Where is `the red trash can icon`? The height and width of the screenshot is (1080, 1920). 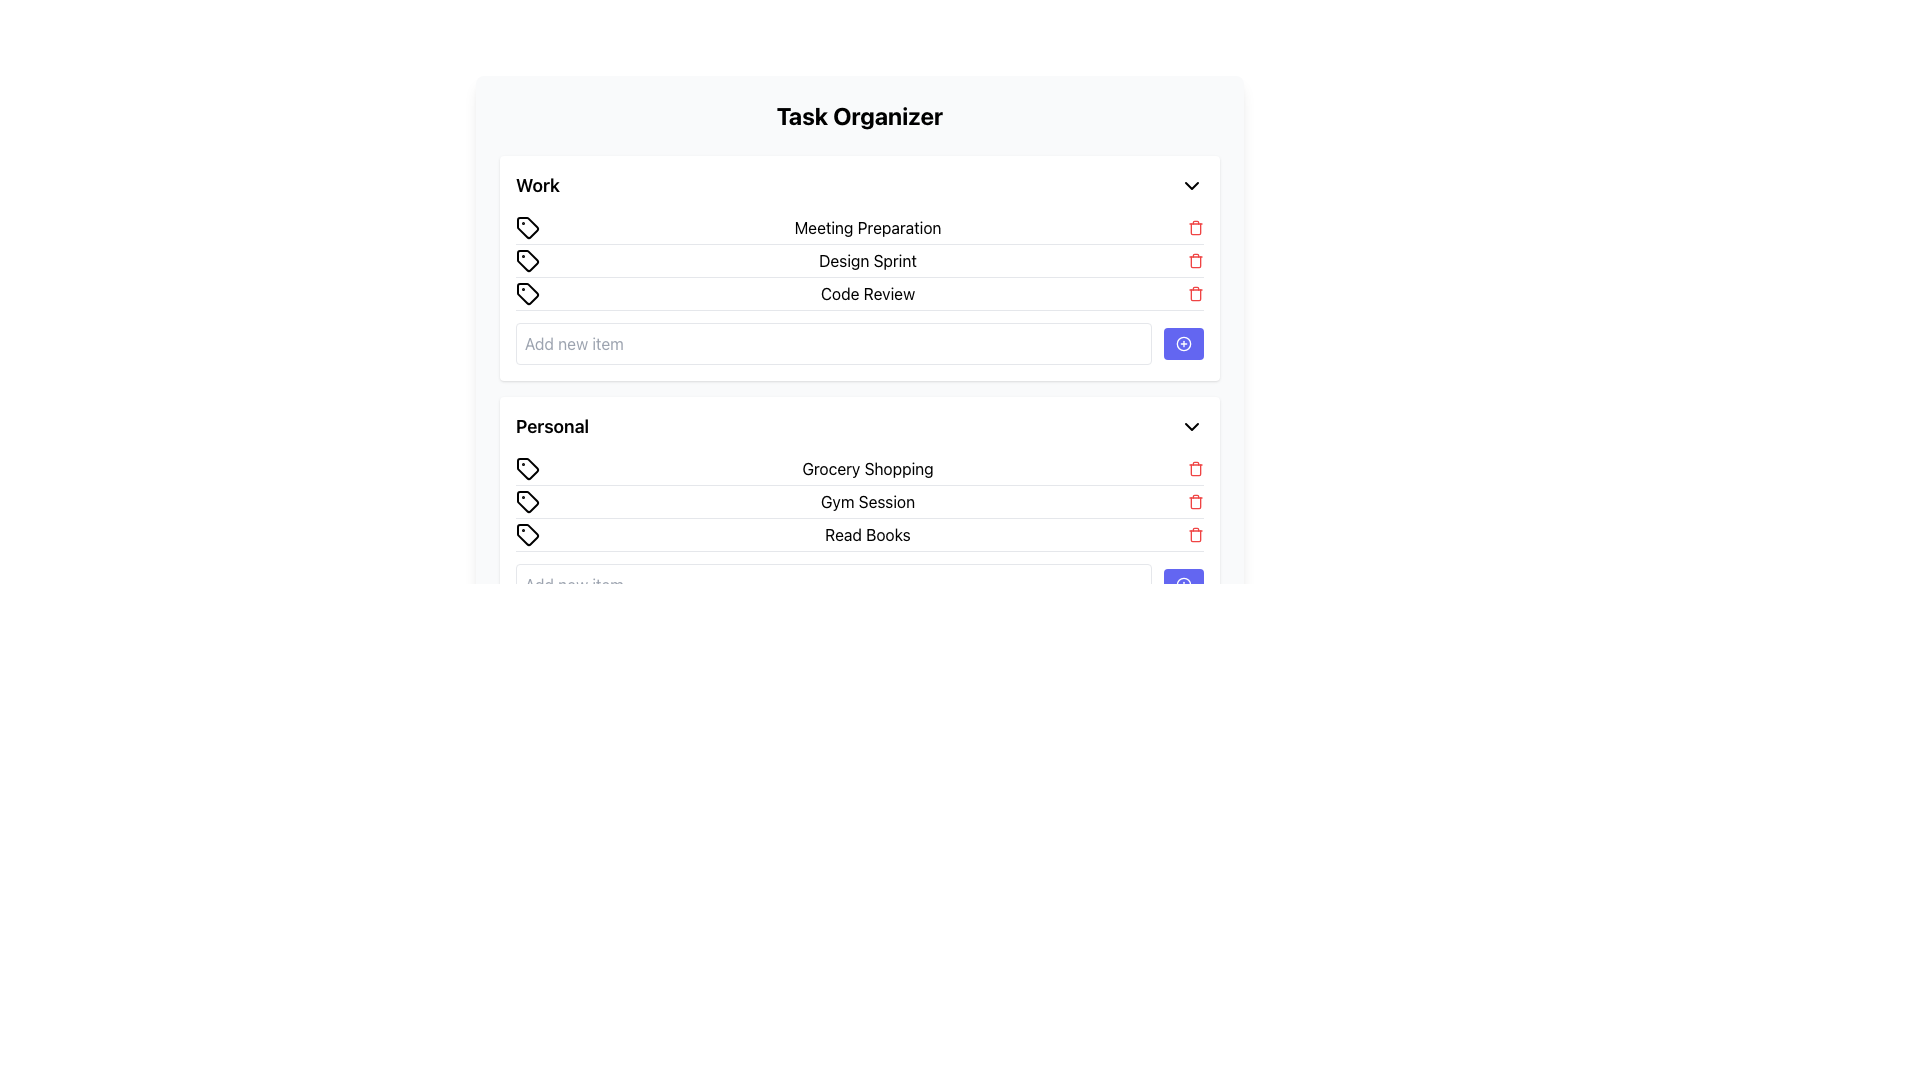 the red trash can icon is located at coordinates (1195, 500).